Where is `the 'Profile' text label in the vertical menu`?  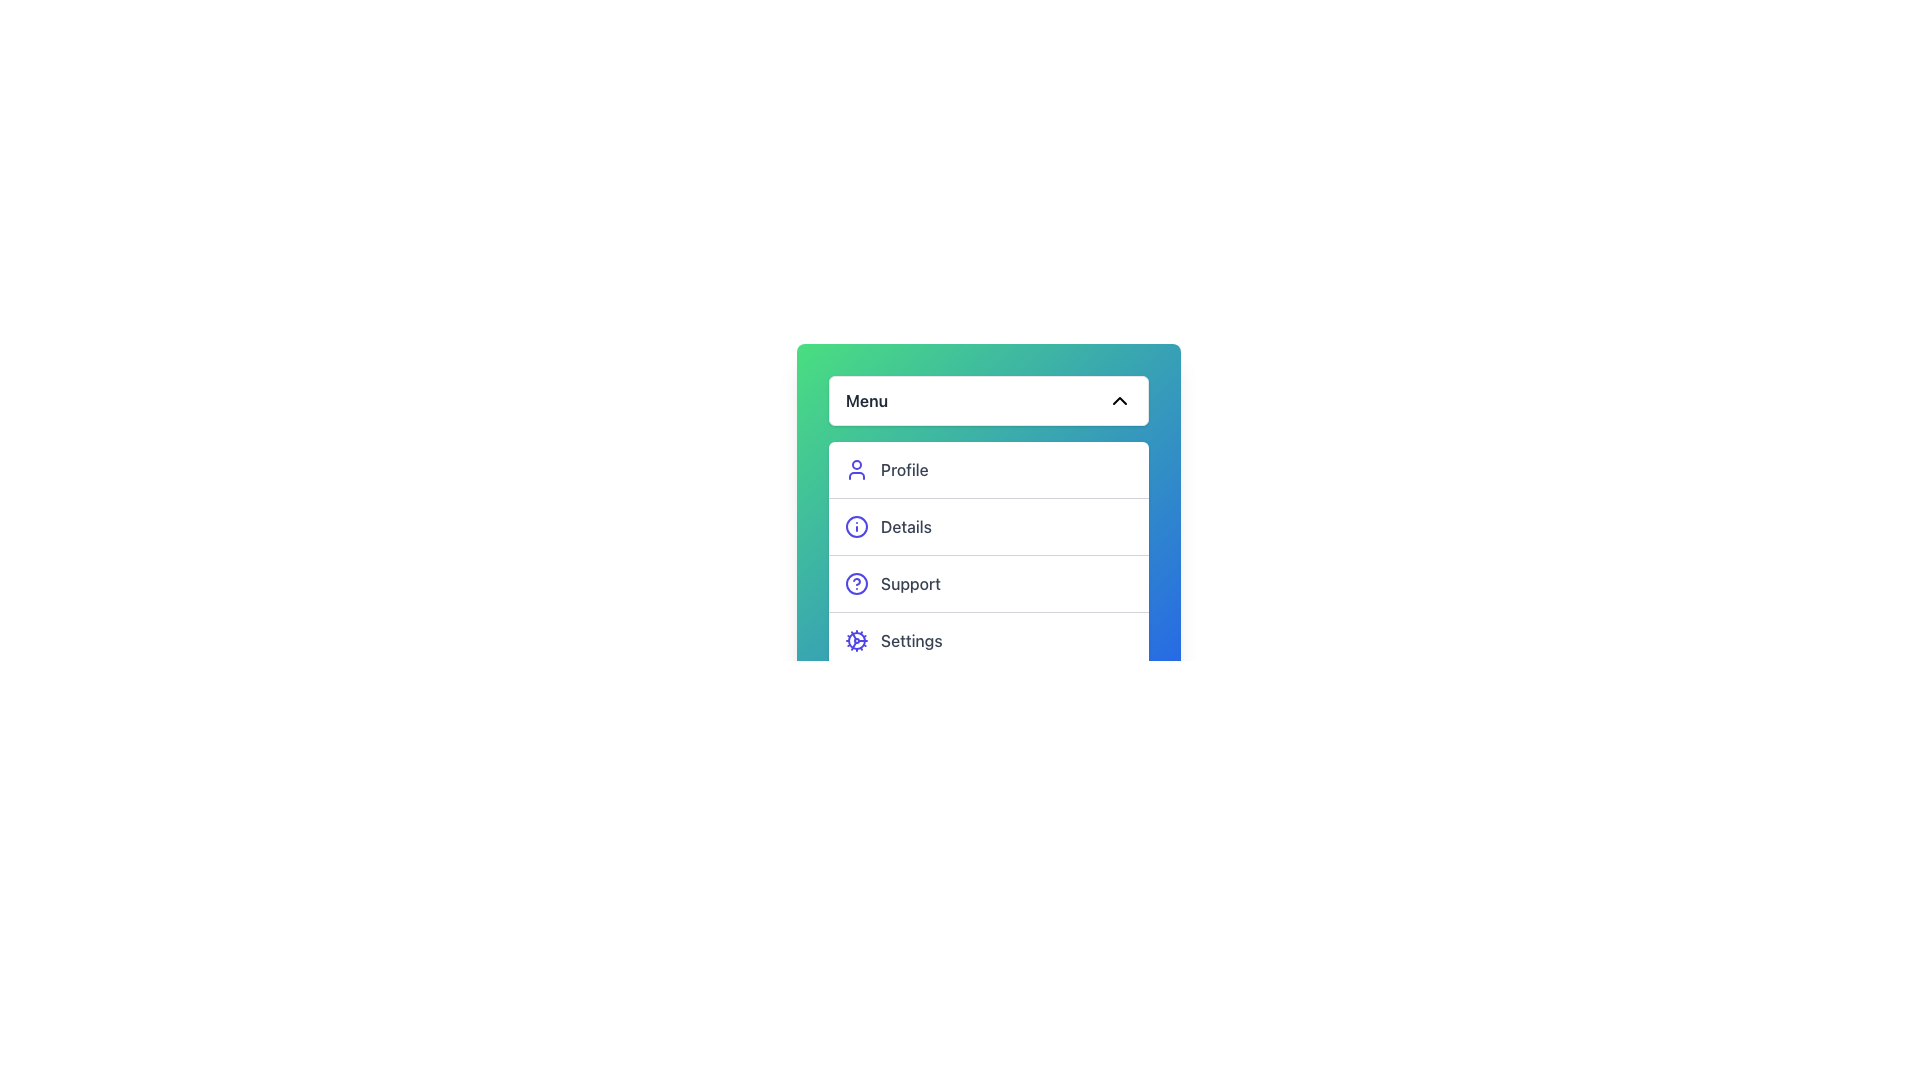
the 'Profile' text label in the vertical menu is located at coordinates (903, 470).